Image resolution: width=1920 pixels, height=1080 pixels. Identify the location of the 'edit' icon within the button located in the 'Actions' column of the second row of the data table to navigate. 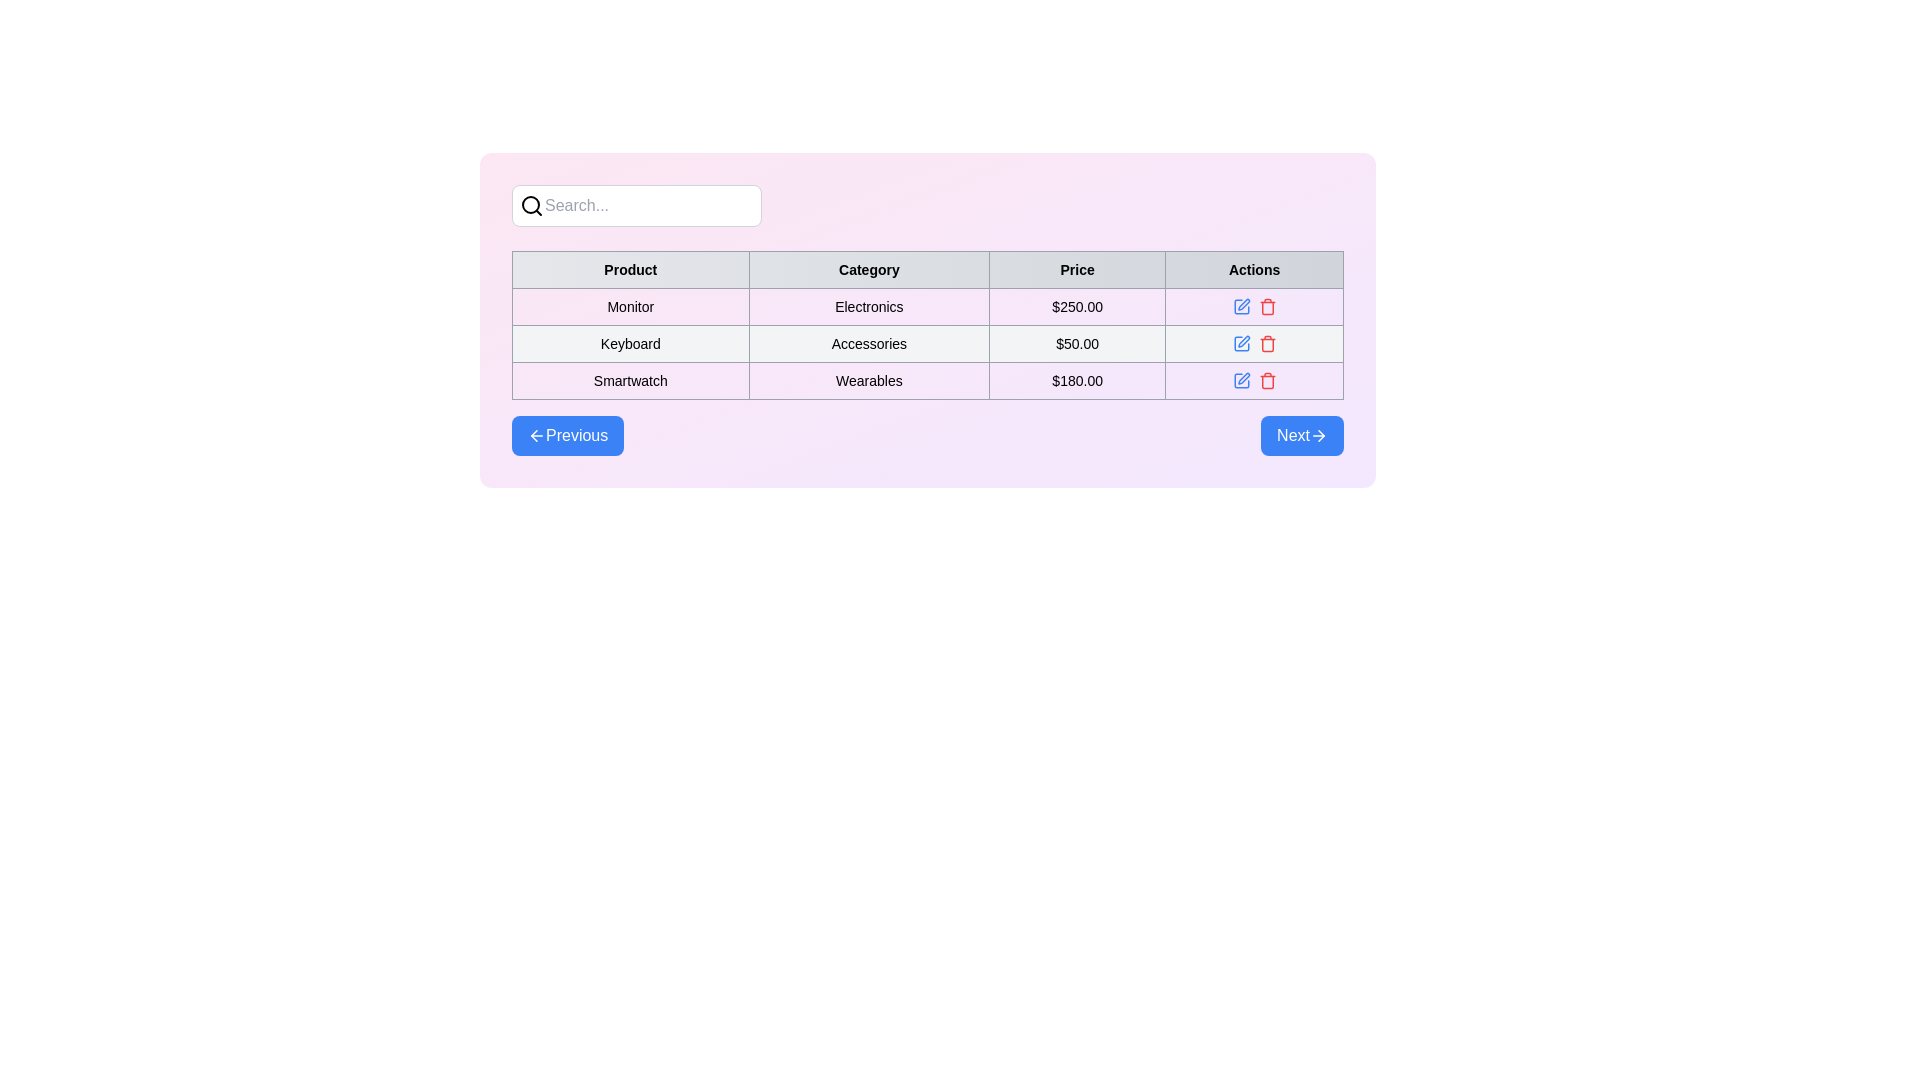
(1240, 307).